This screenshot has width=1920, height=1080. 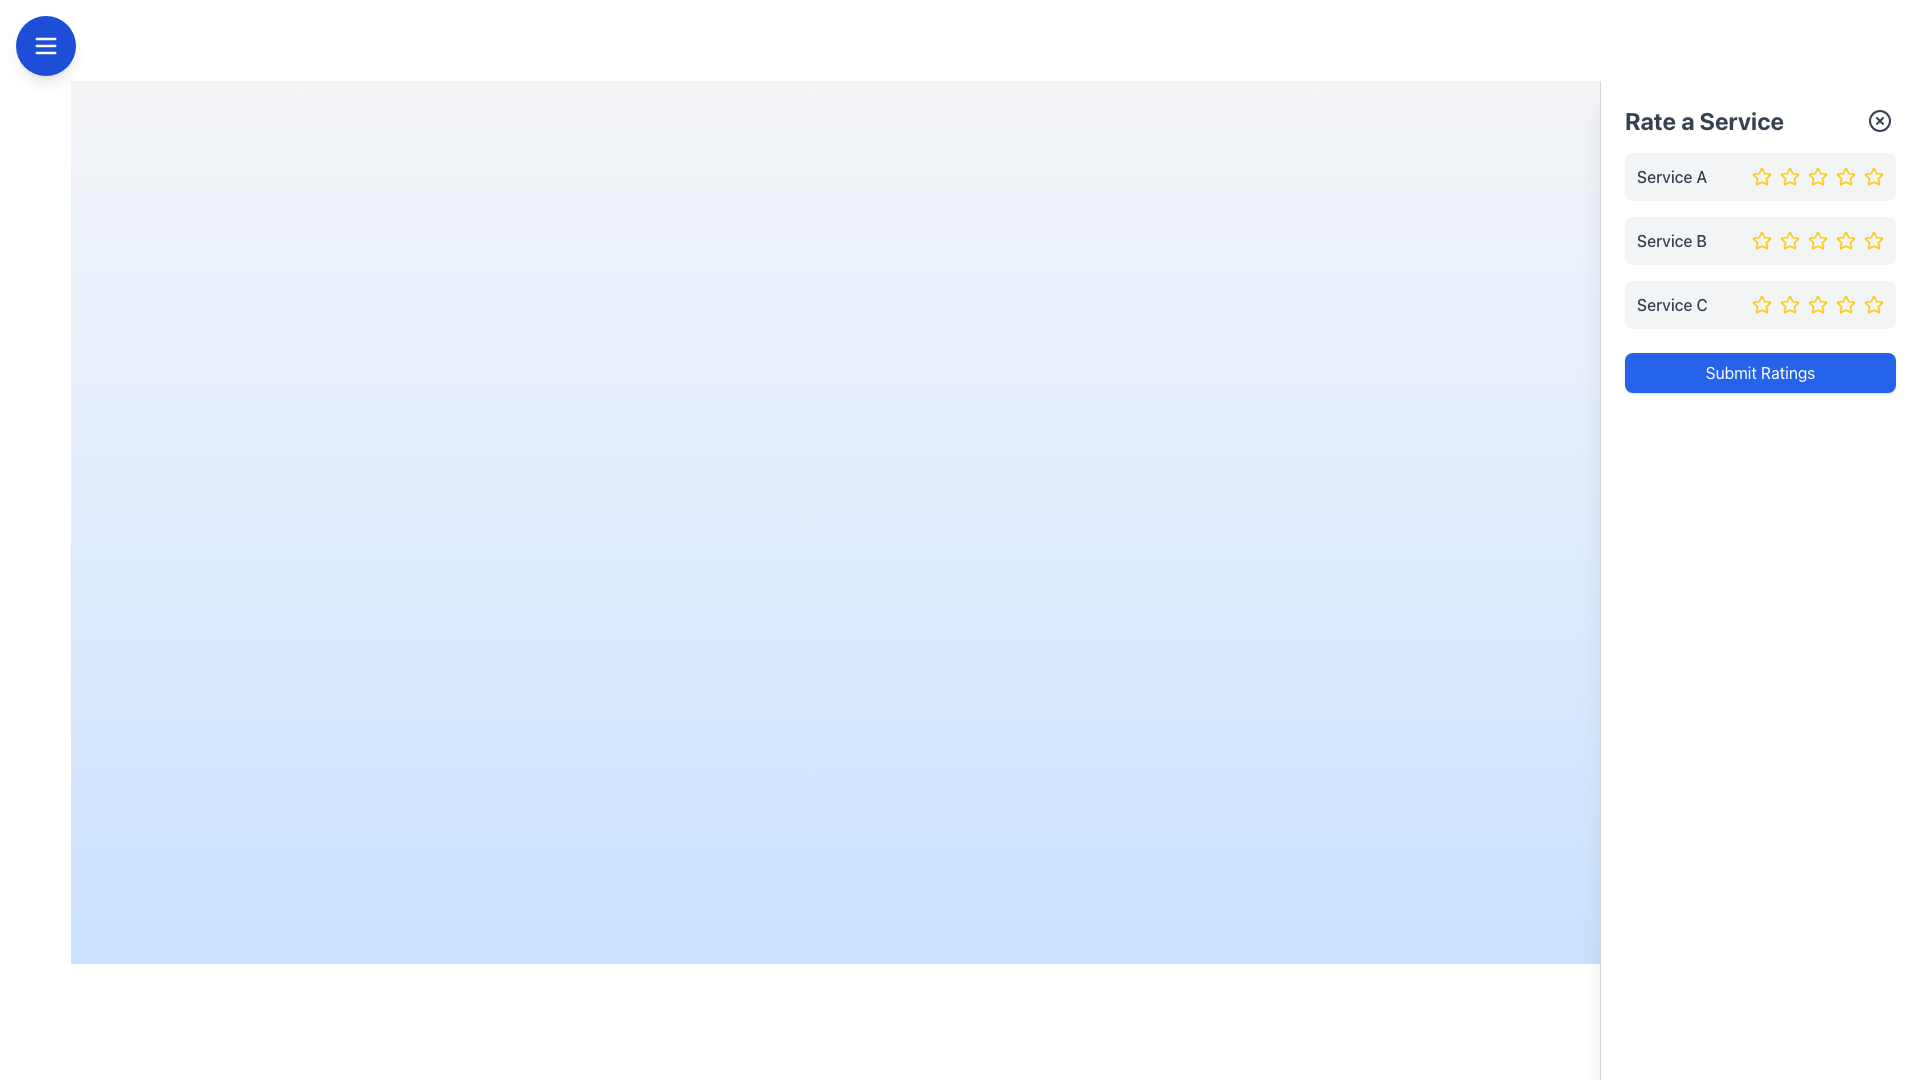 I want to click on the third golden-yellow star icon in the 'Service C' rating section, so click(x=1818, y=304).